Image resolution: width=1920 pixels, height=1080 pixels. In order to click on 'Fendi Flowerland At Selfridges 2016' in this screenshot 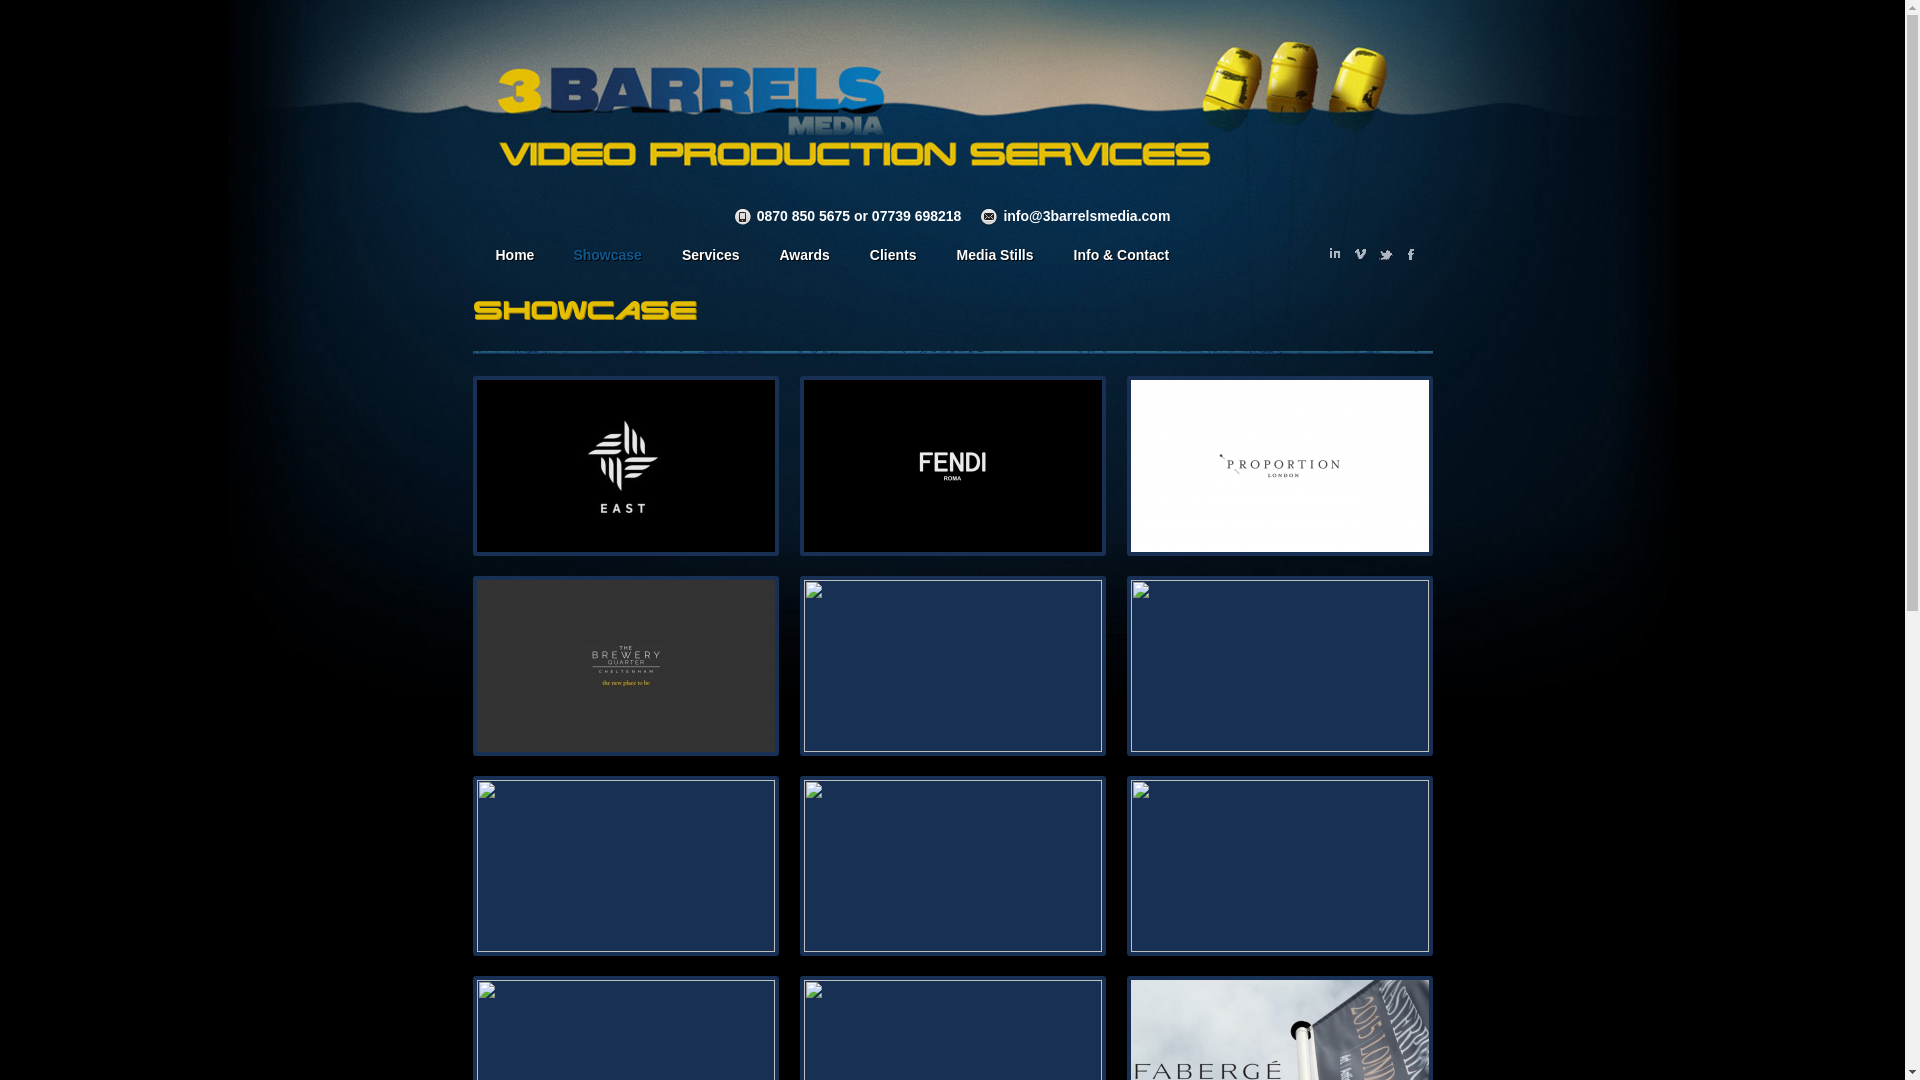, I will do `click(1280, 666)`.